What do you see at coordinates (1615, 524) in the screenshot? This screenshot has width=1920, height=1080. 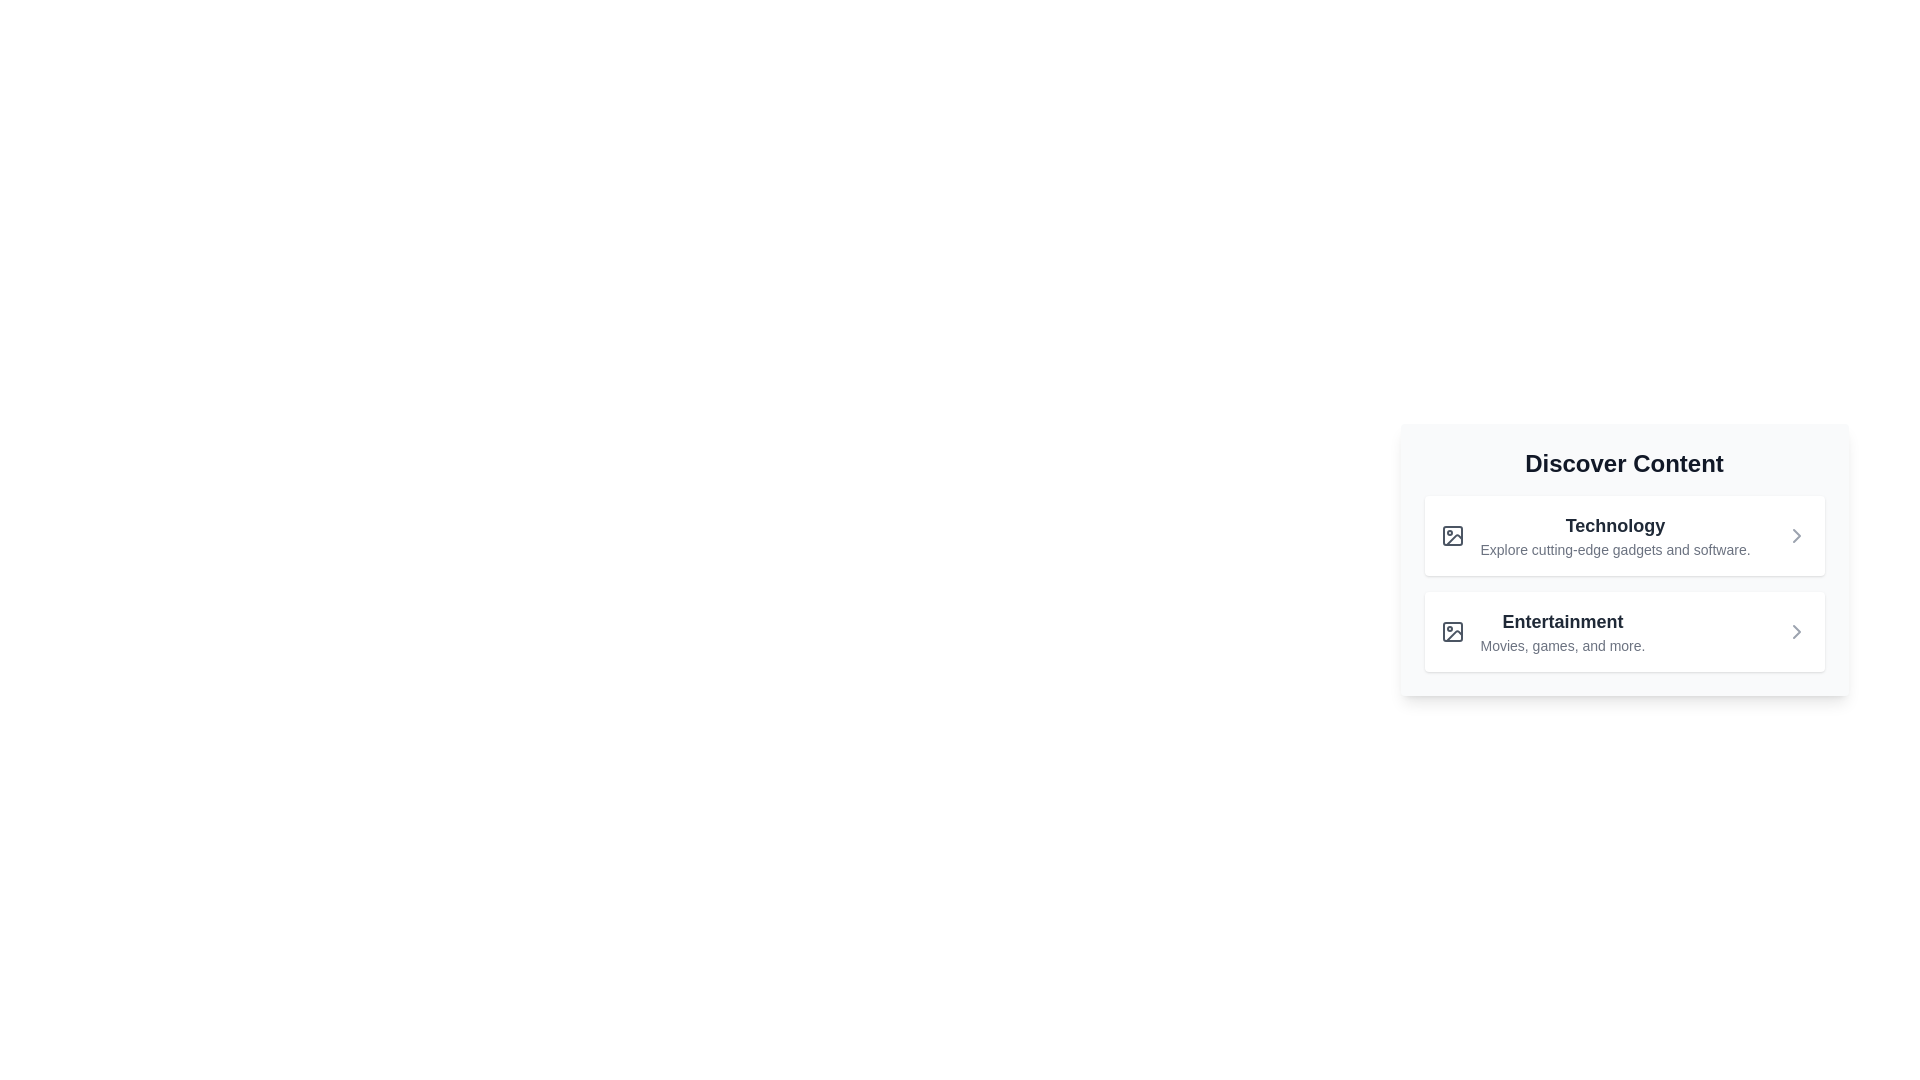 I see `'Technology' label, which is displayed in bold and larger gray font, indicating its significance as a section title` at bounding box center [1615, 524].